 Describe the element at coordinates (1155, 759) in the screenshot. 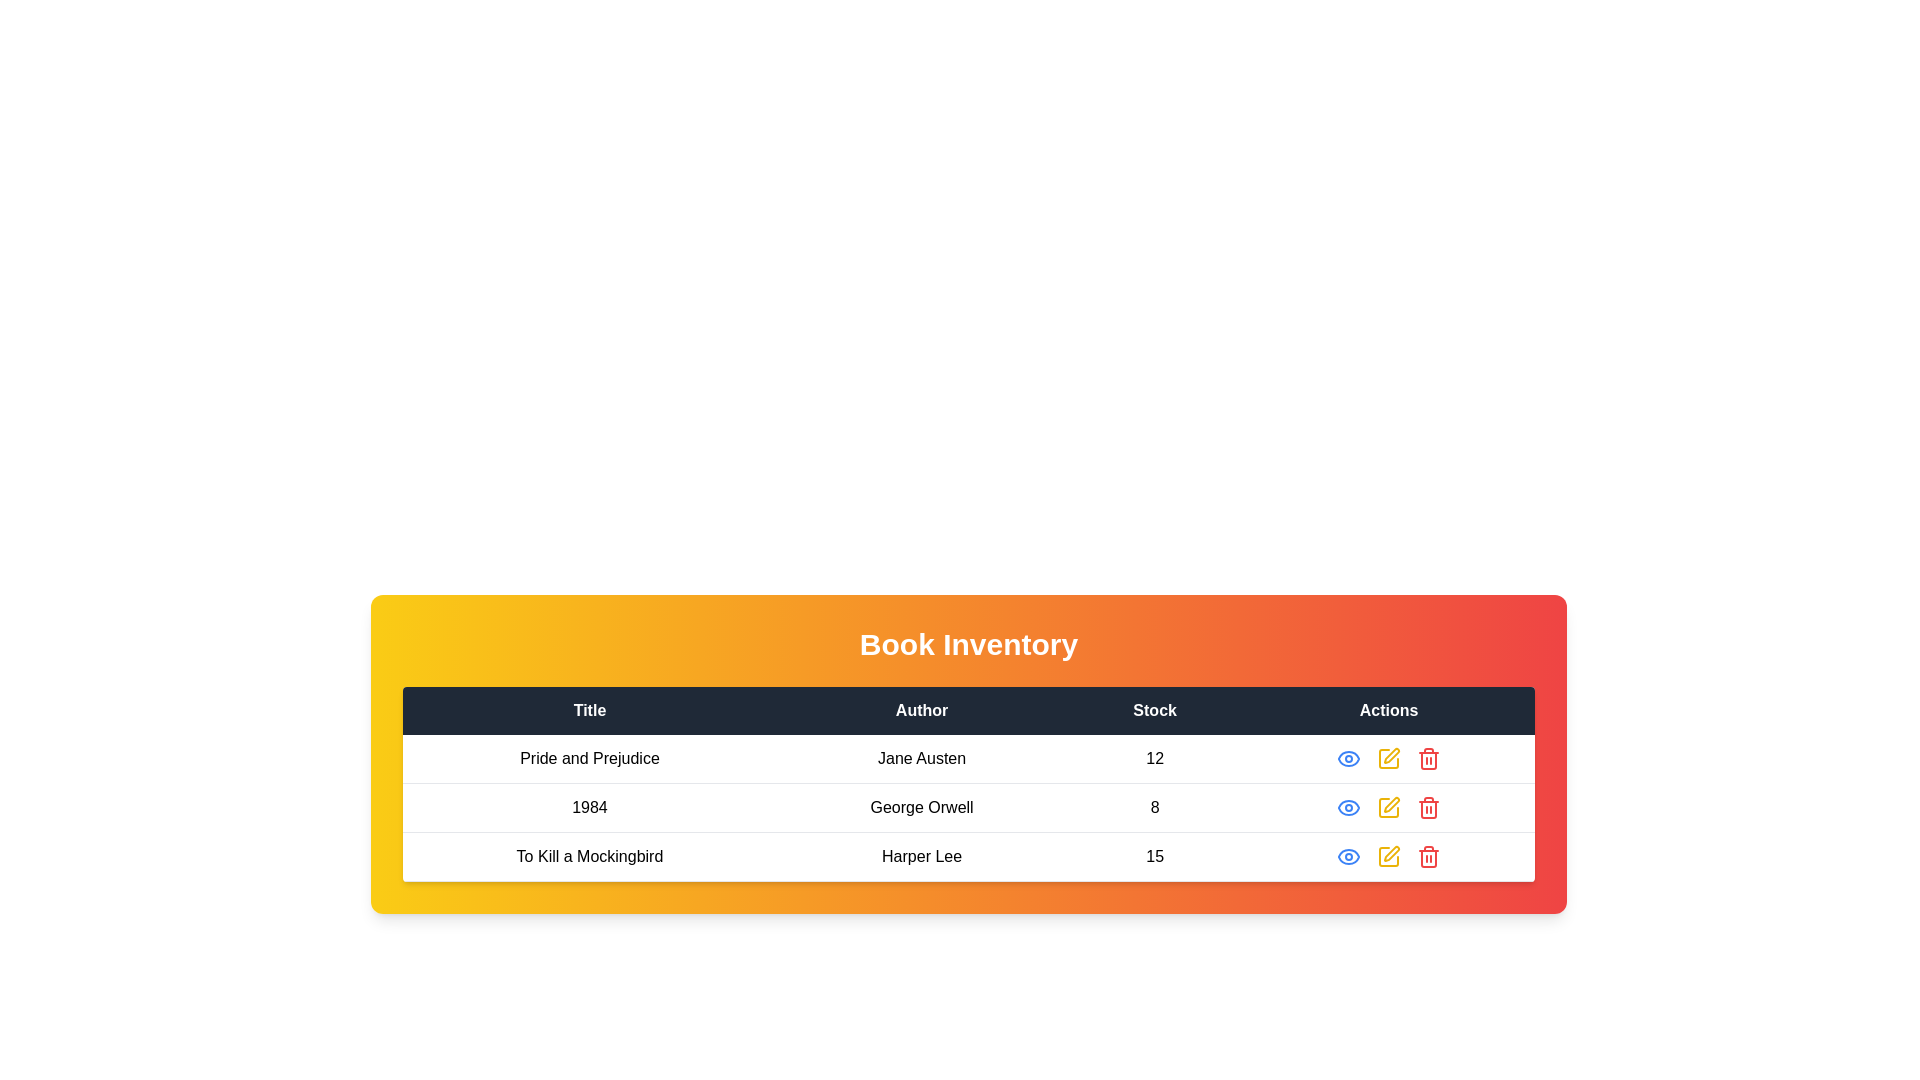

I see `the Text display field showing '12' in the third column of the first data row under the 'Stock' header, associated with 'Pride and Prejudice' by 'Jane Austen'` at that location.